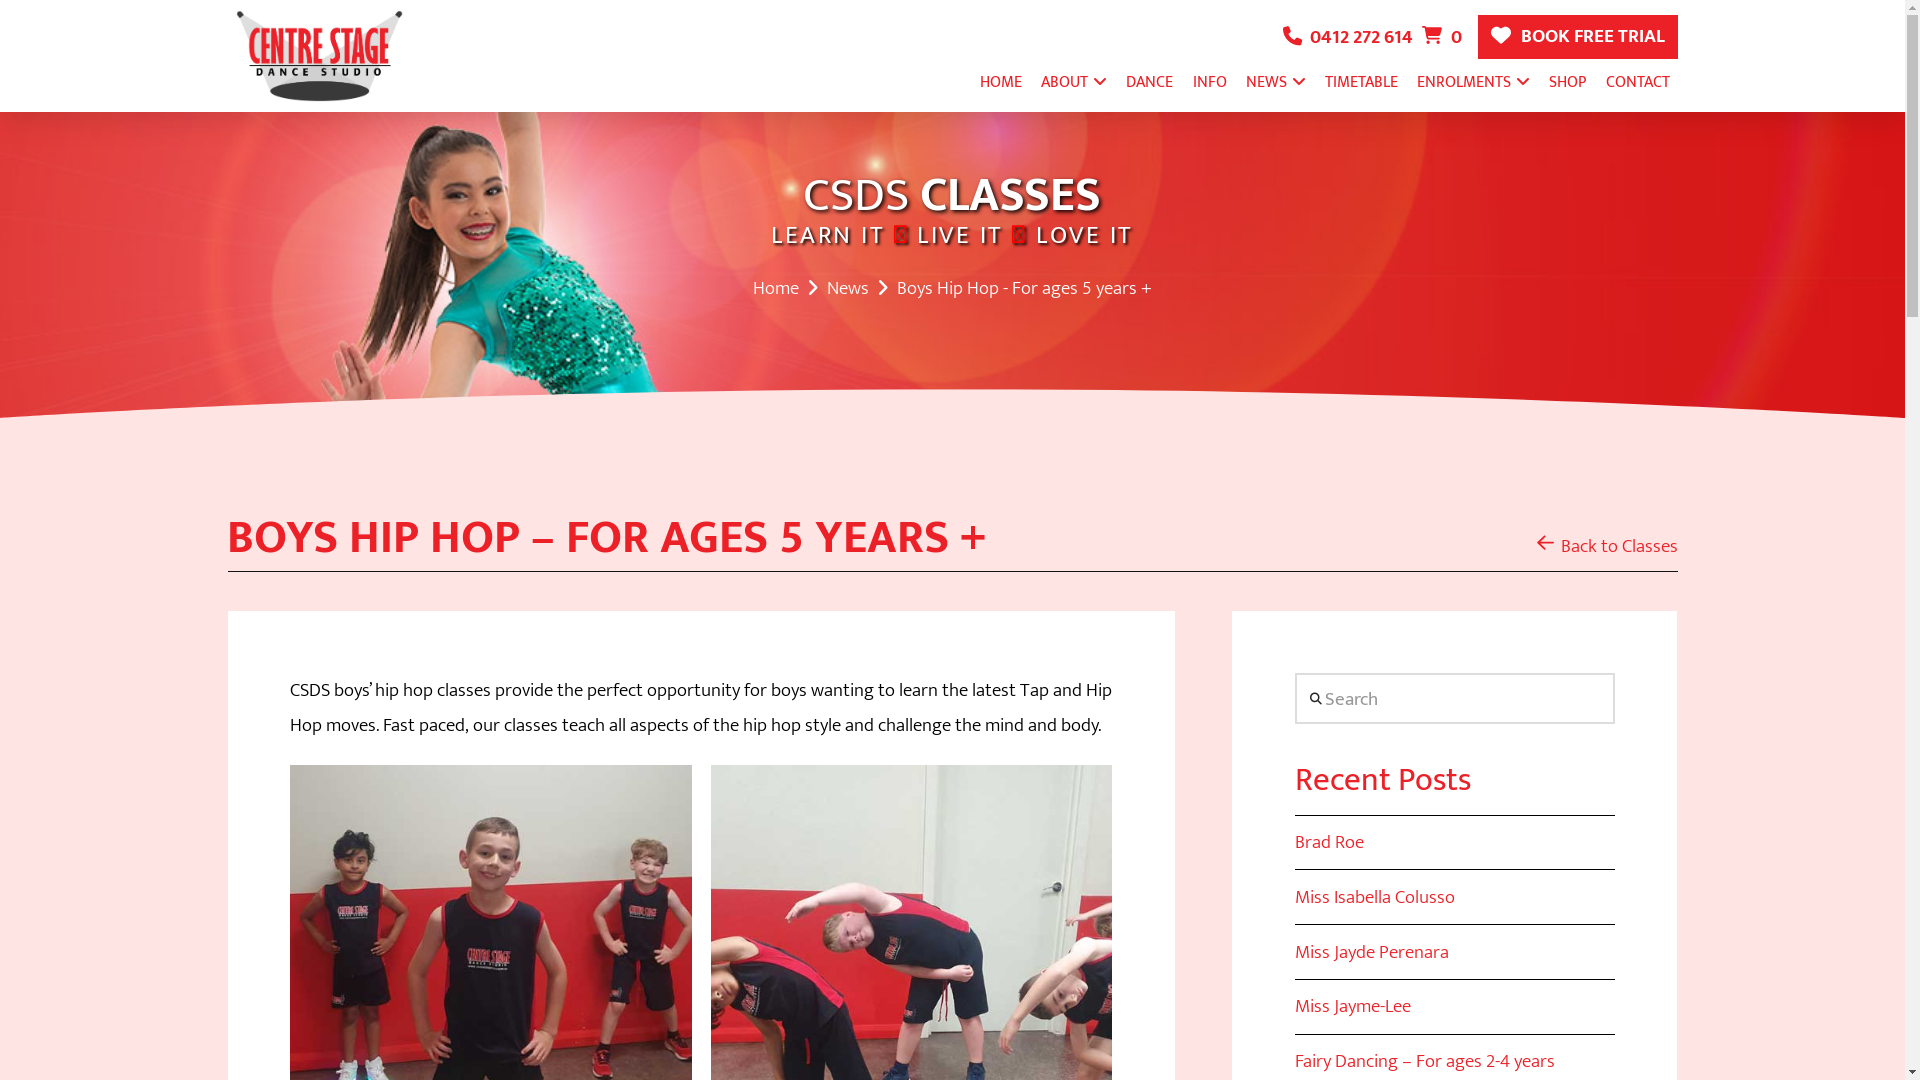 This screenshot has width=1920, height=1080. What do you see at coordinates (1275, 80) in the screenshot?
I see `'NEWS'` at bounding box center [1275, 80].